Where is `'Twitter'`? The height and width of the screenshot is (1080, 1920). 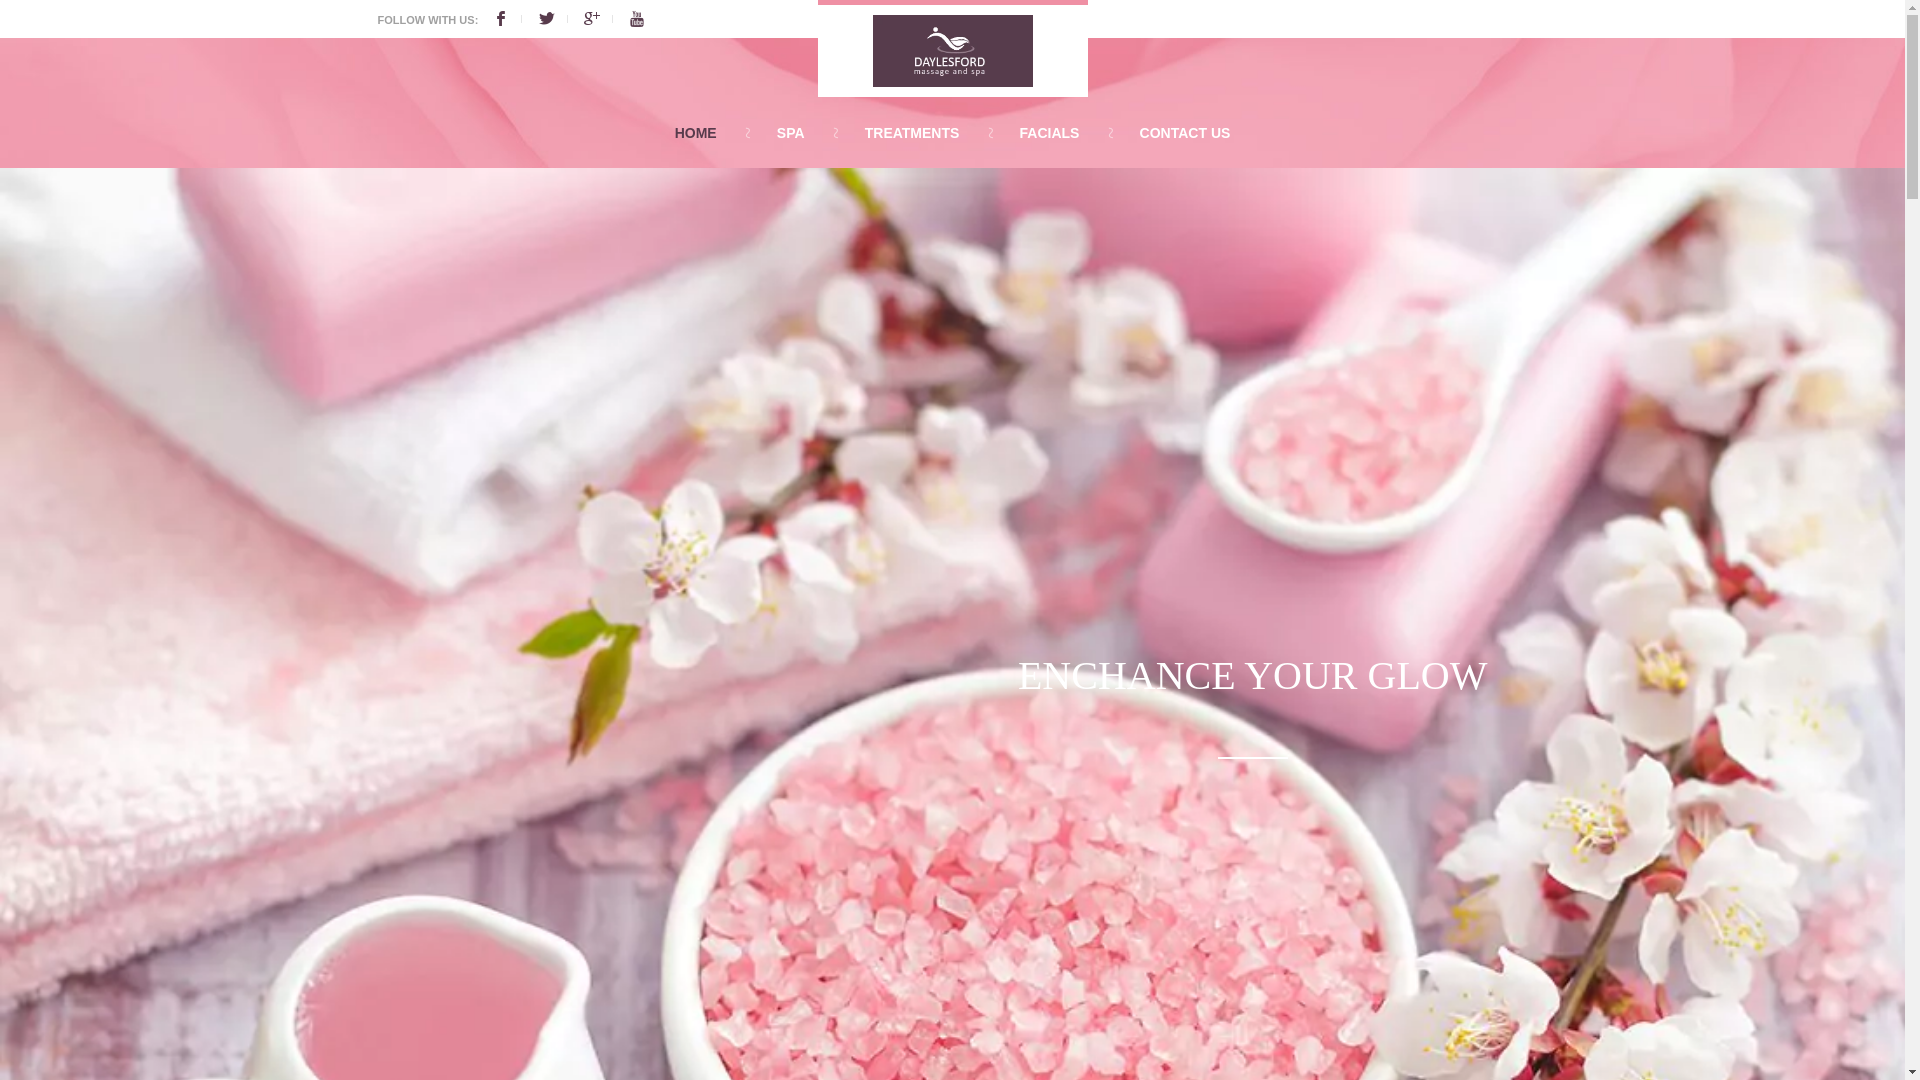 'Twitter' is located at coordinates (559, 19).